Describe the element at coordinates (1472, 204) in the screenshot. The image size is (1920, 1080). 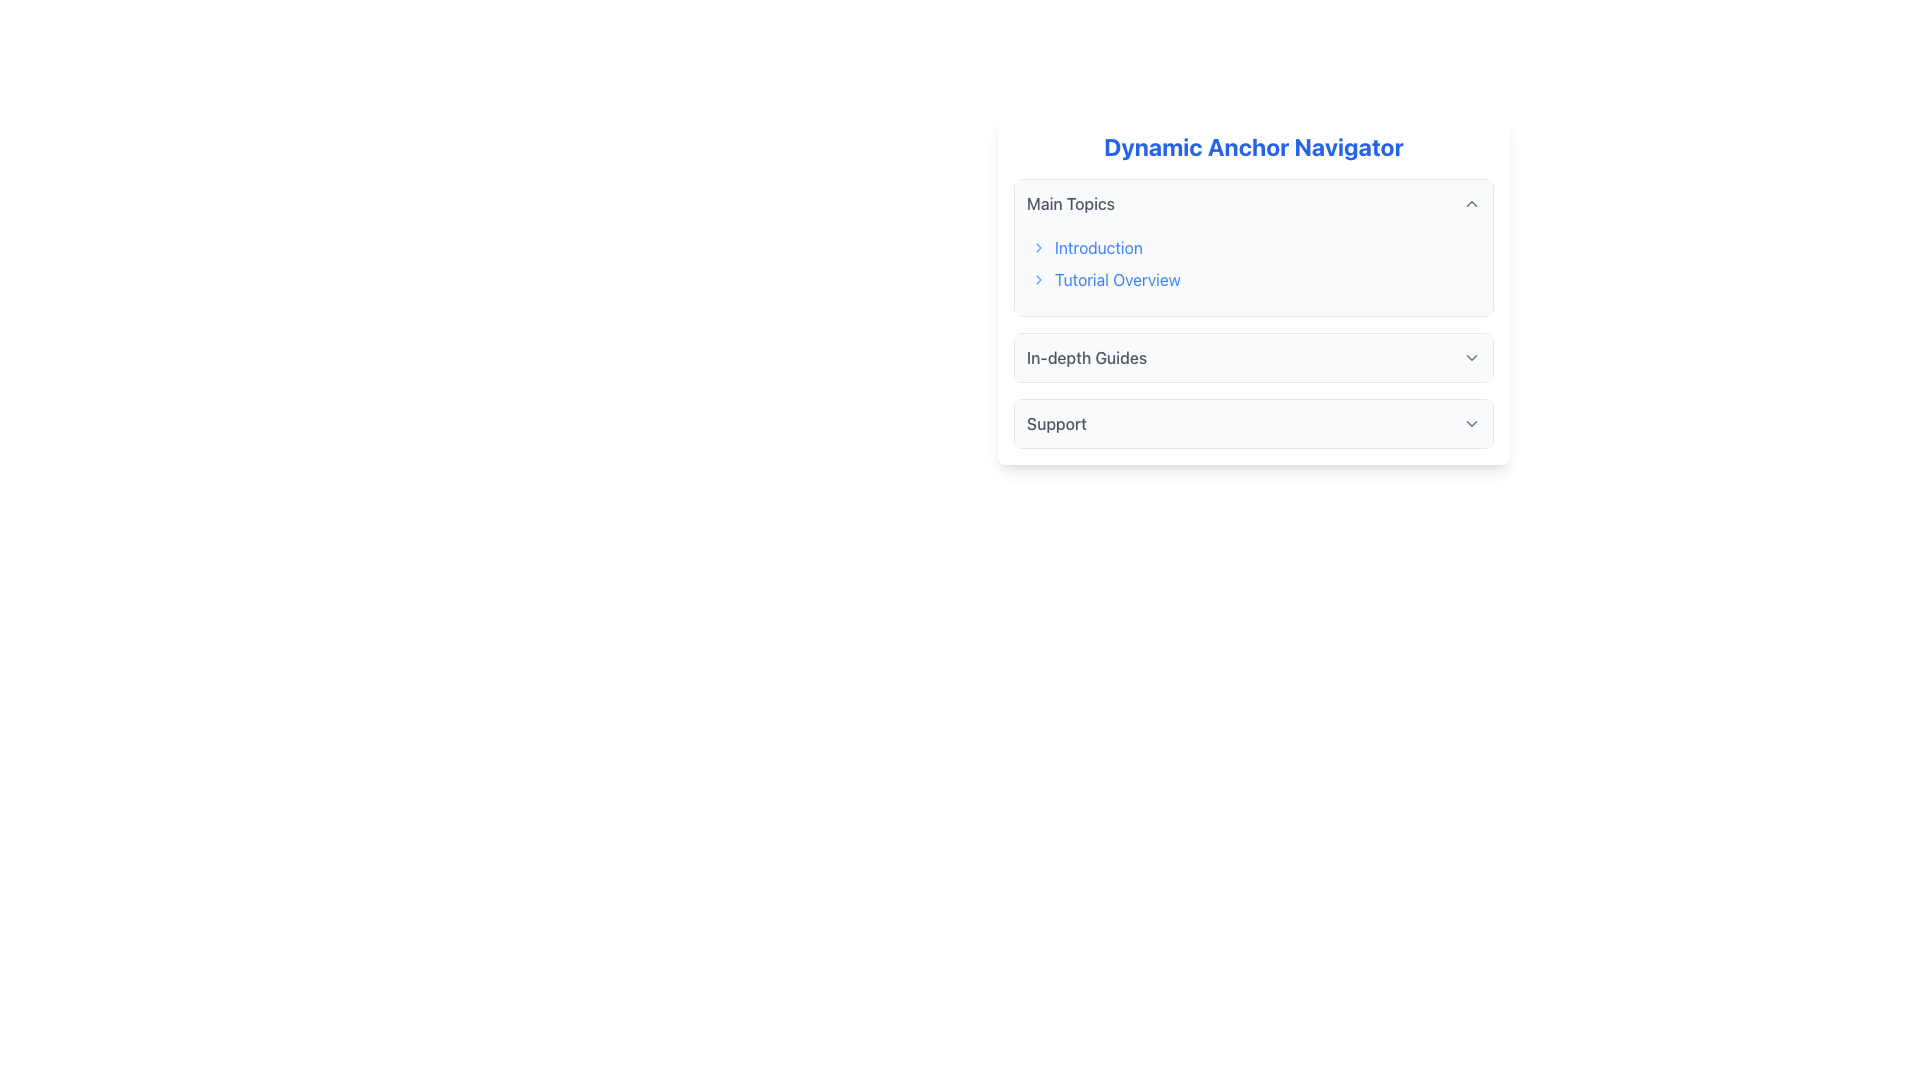
I see `the small upward-pointing chevron icon located at the far right of the 'Main Topics' button` at that location.